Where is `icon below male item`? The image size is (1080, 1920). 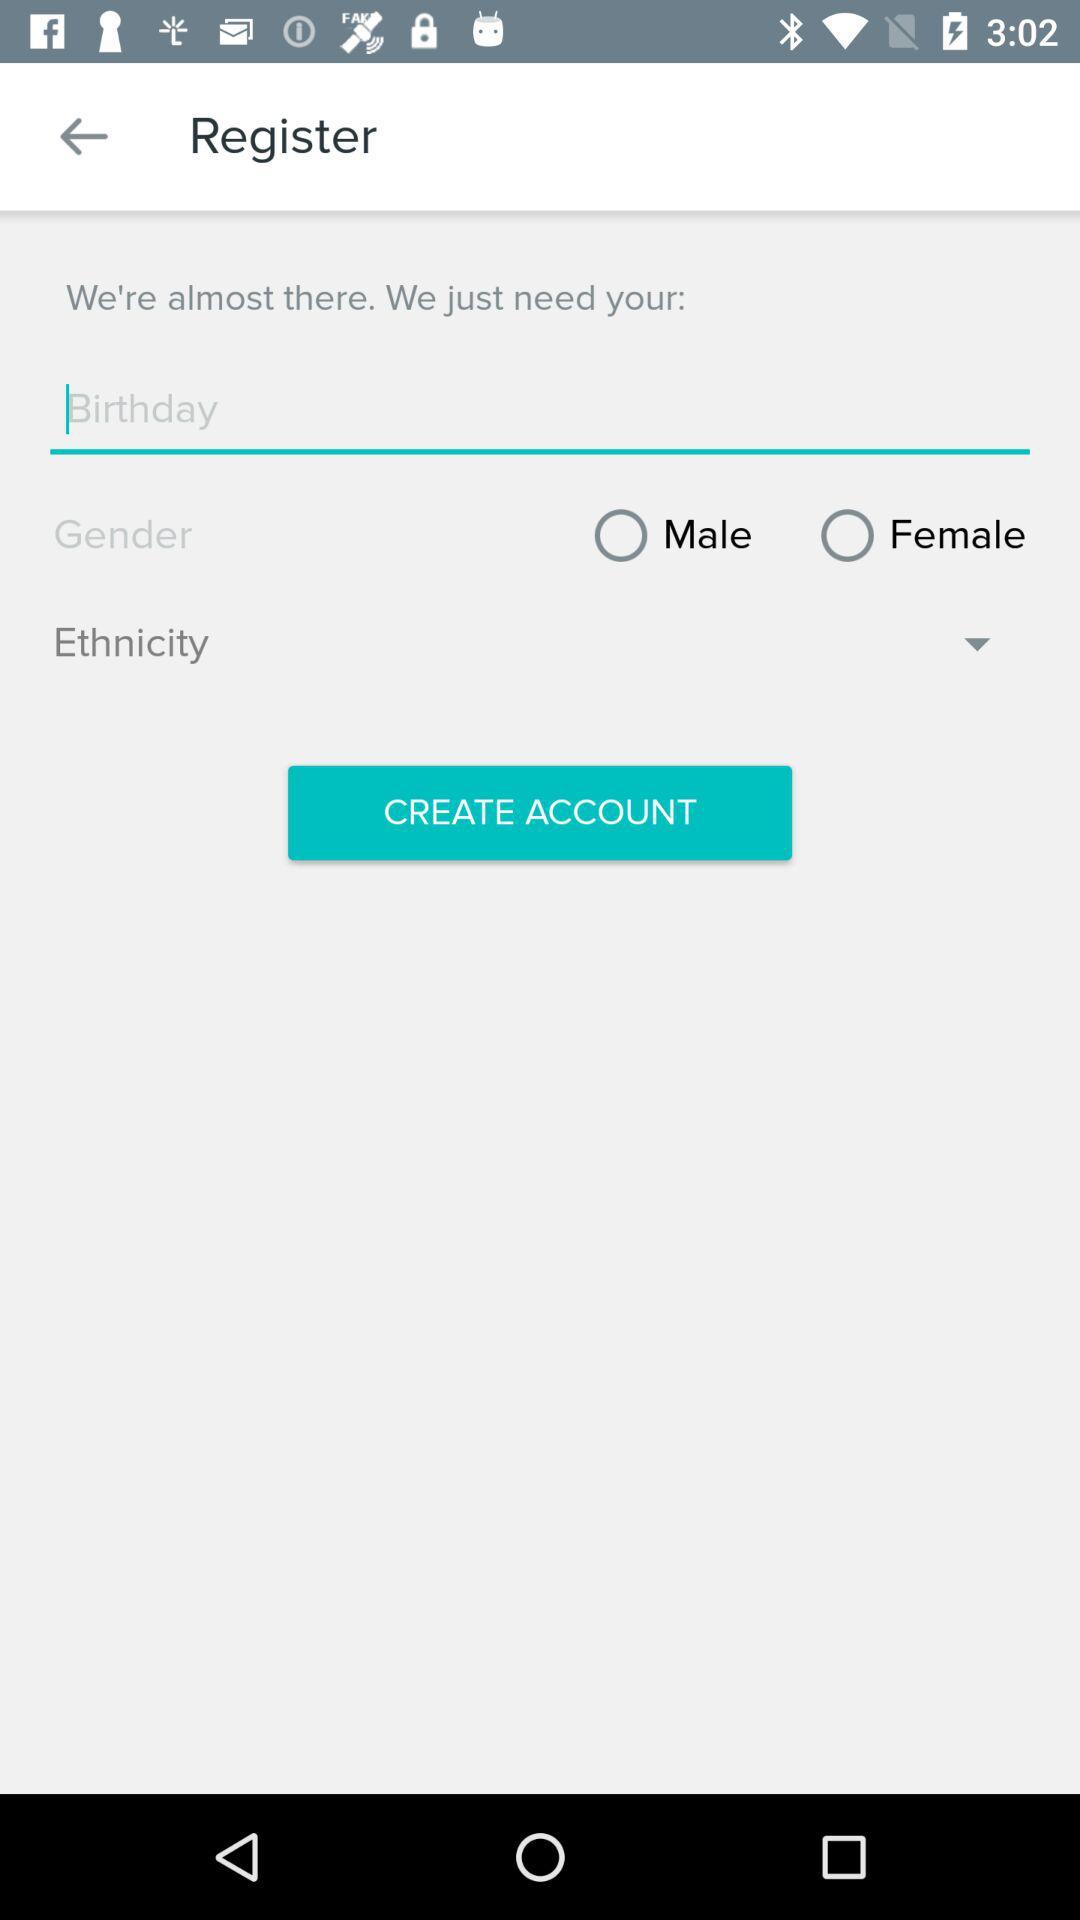 icon below male item is located at coordinates (525, 653).